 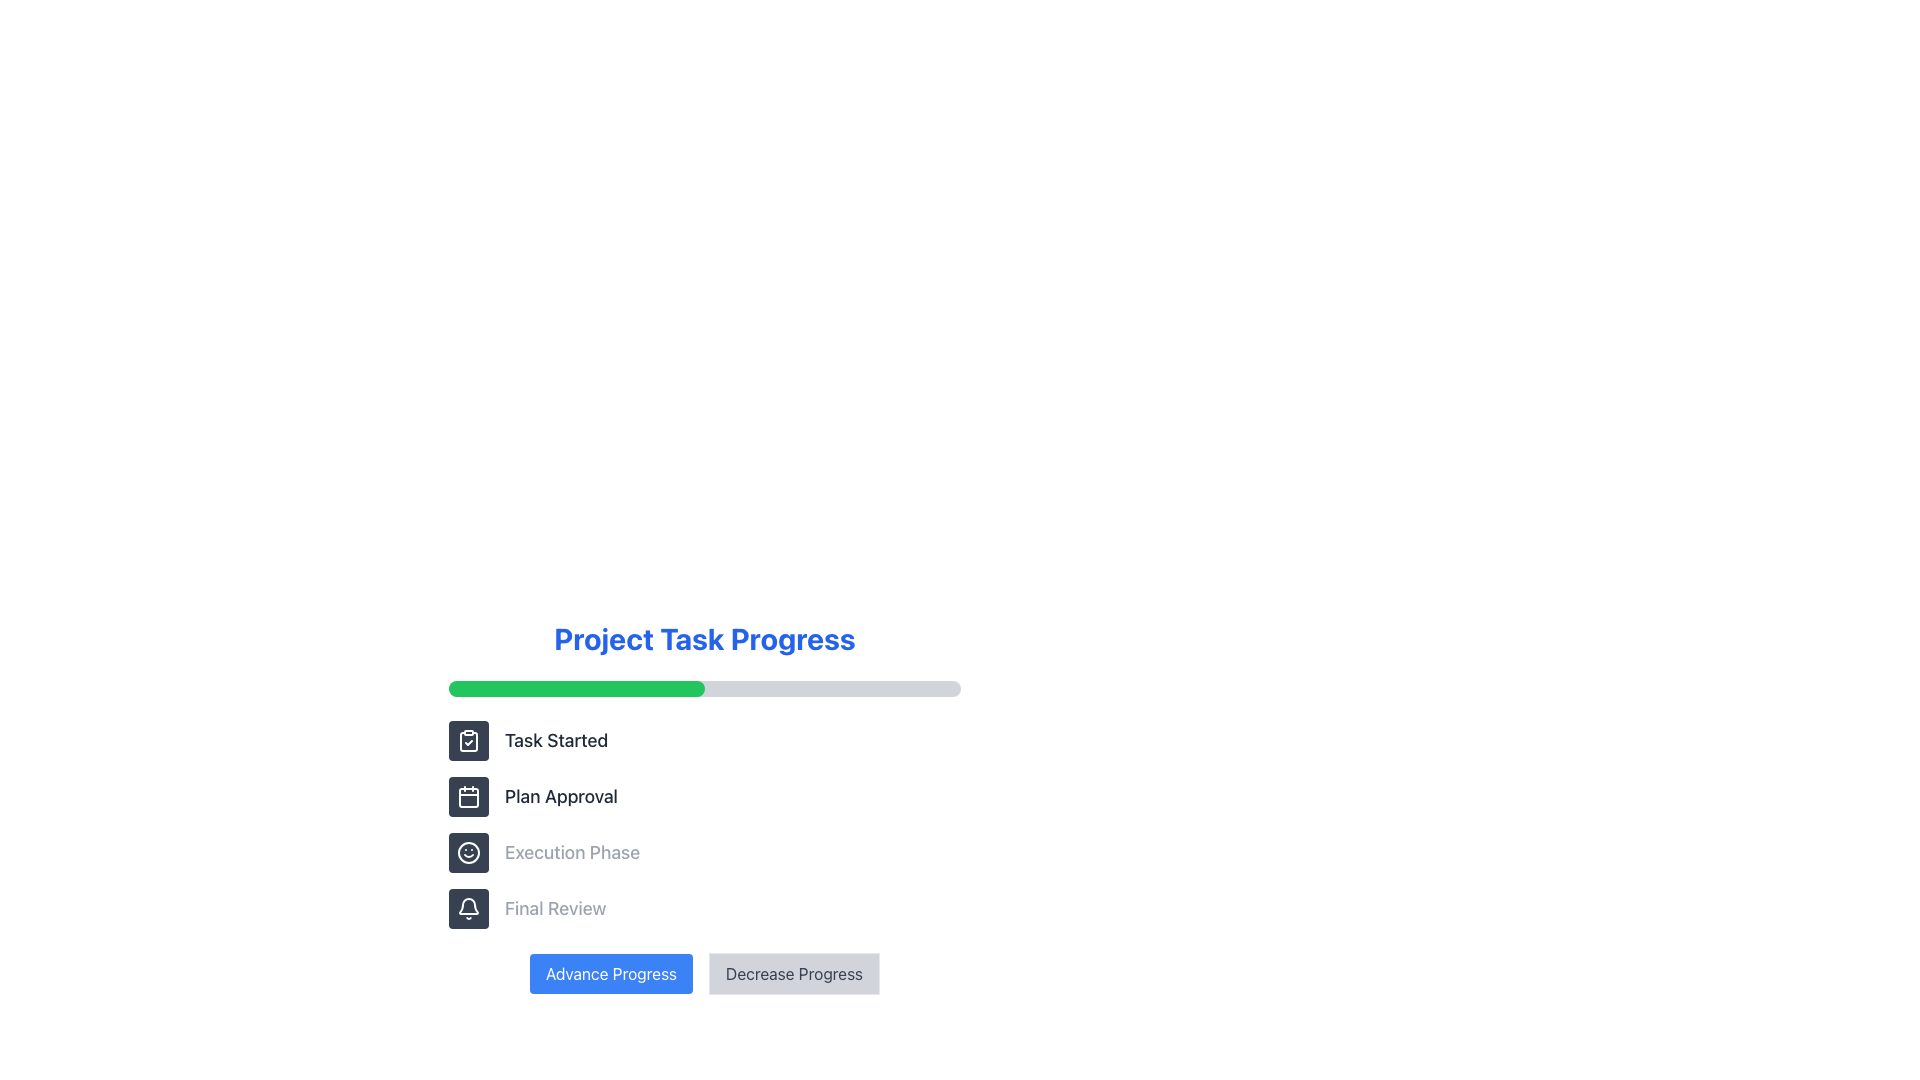 I want to click on the Progress Bar, which visually represents the completion percentage of a task, located below the 'Project Task Progress' header, so click(x=705, y=688).